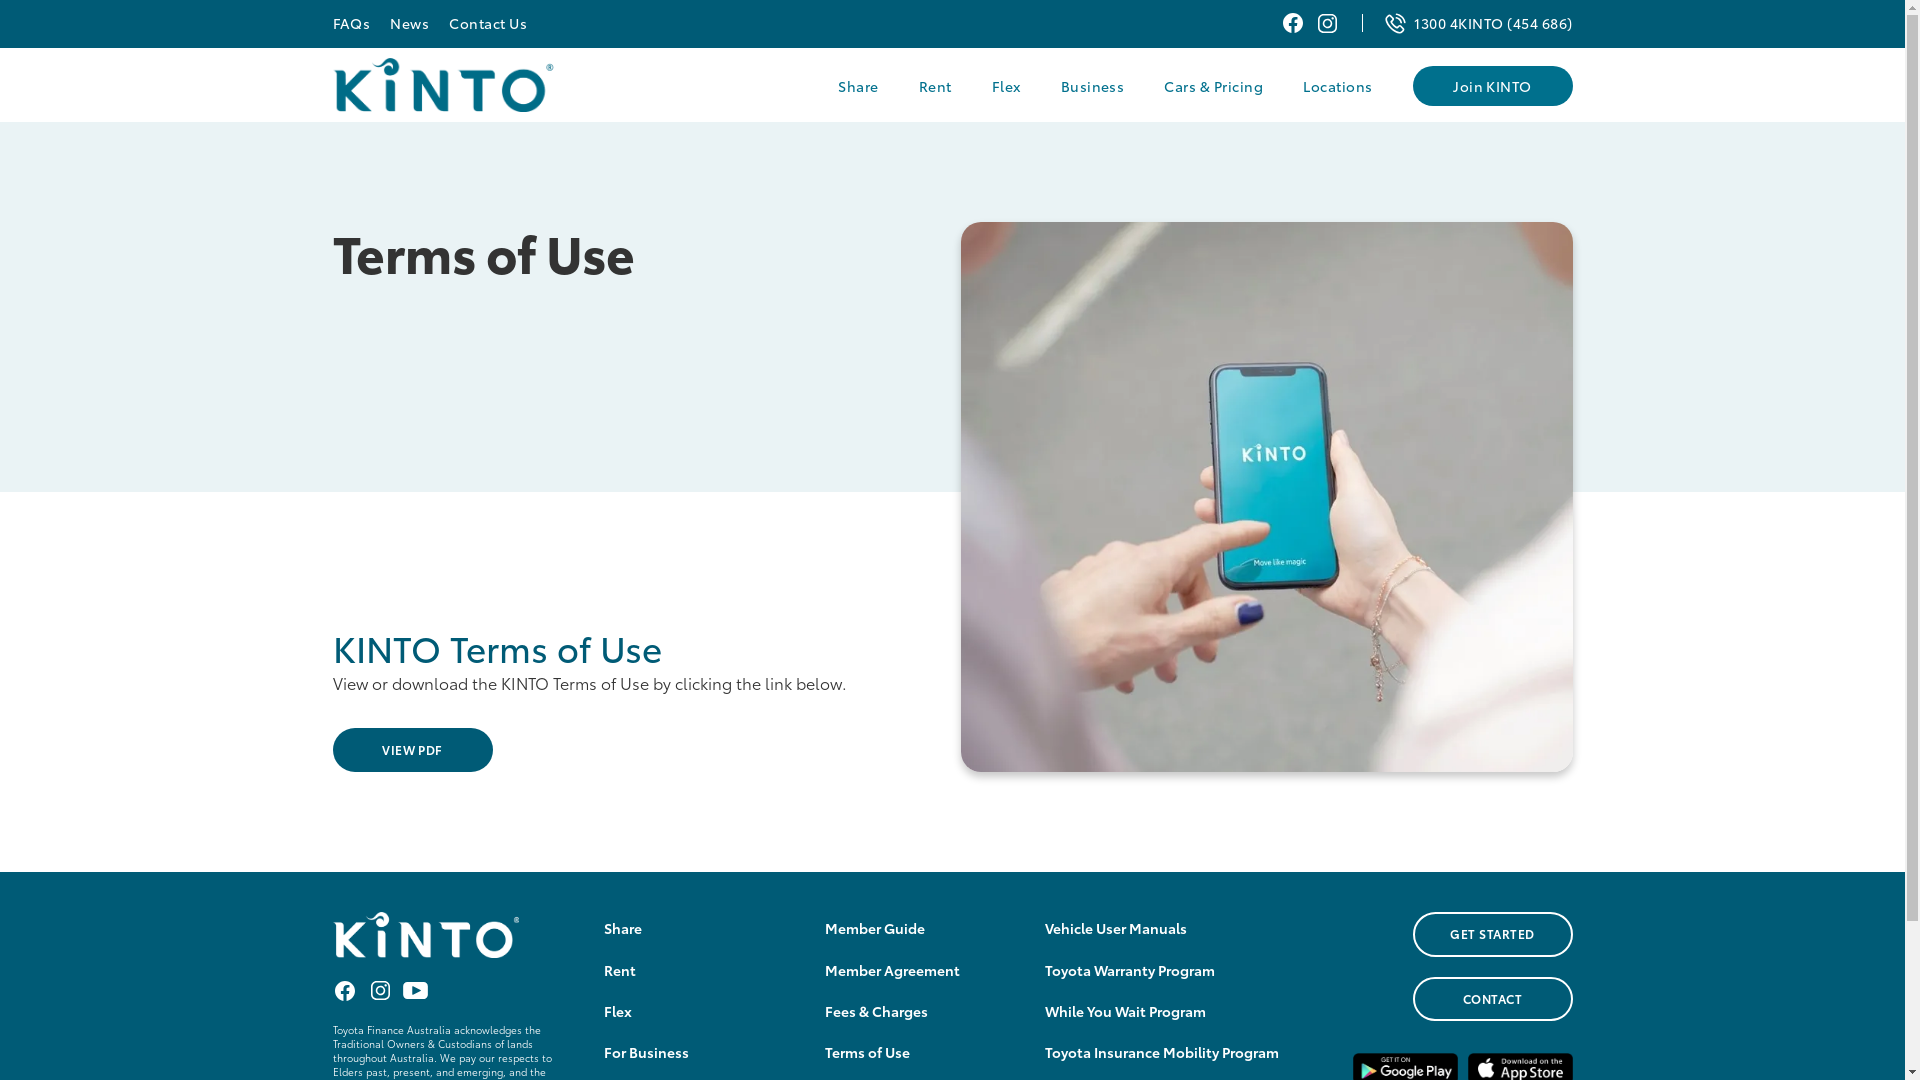  What do you see at coordinates (646, 1051) in the screenshot?
I see `'For Business'` at bounding box center [646, 1051].